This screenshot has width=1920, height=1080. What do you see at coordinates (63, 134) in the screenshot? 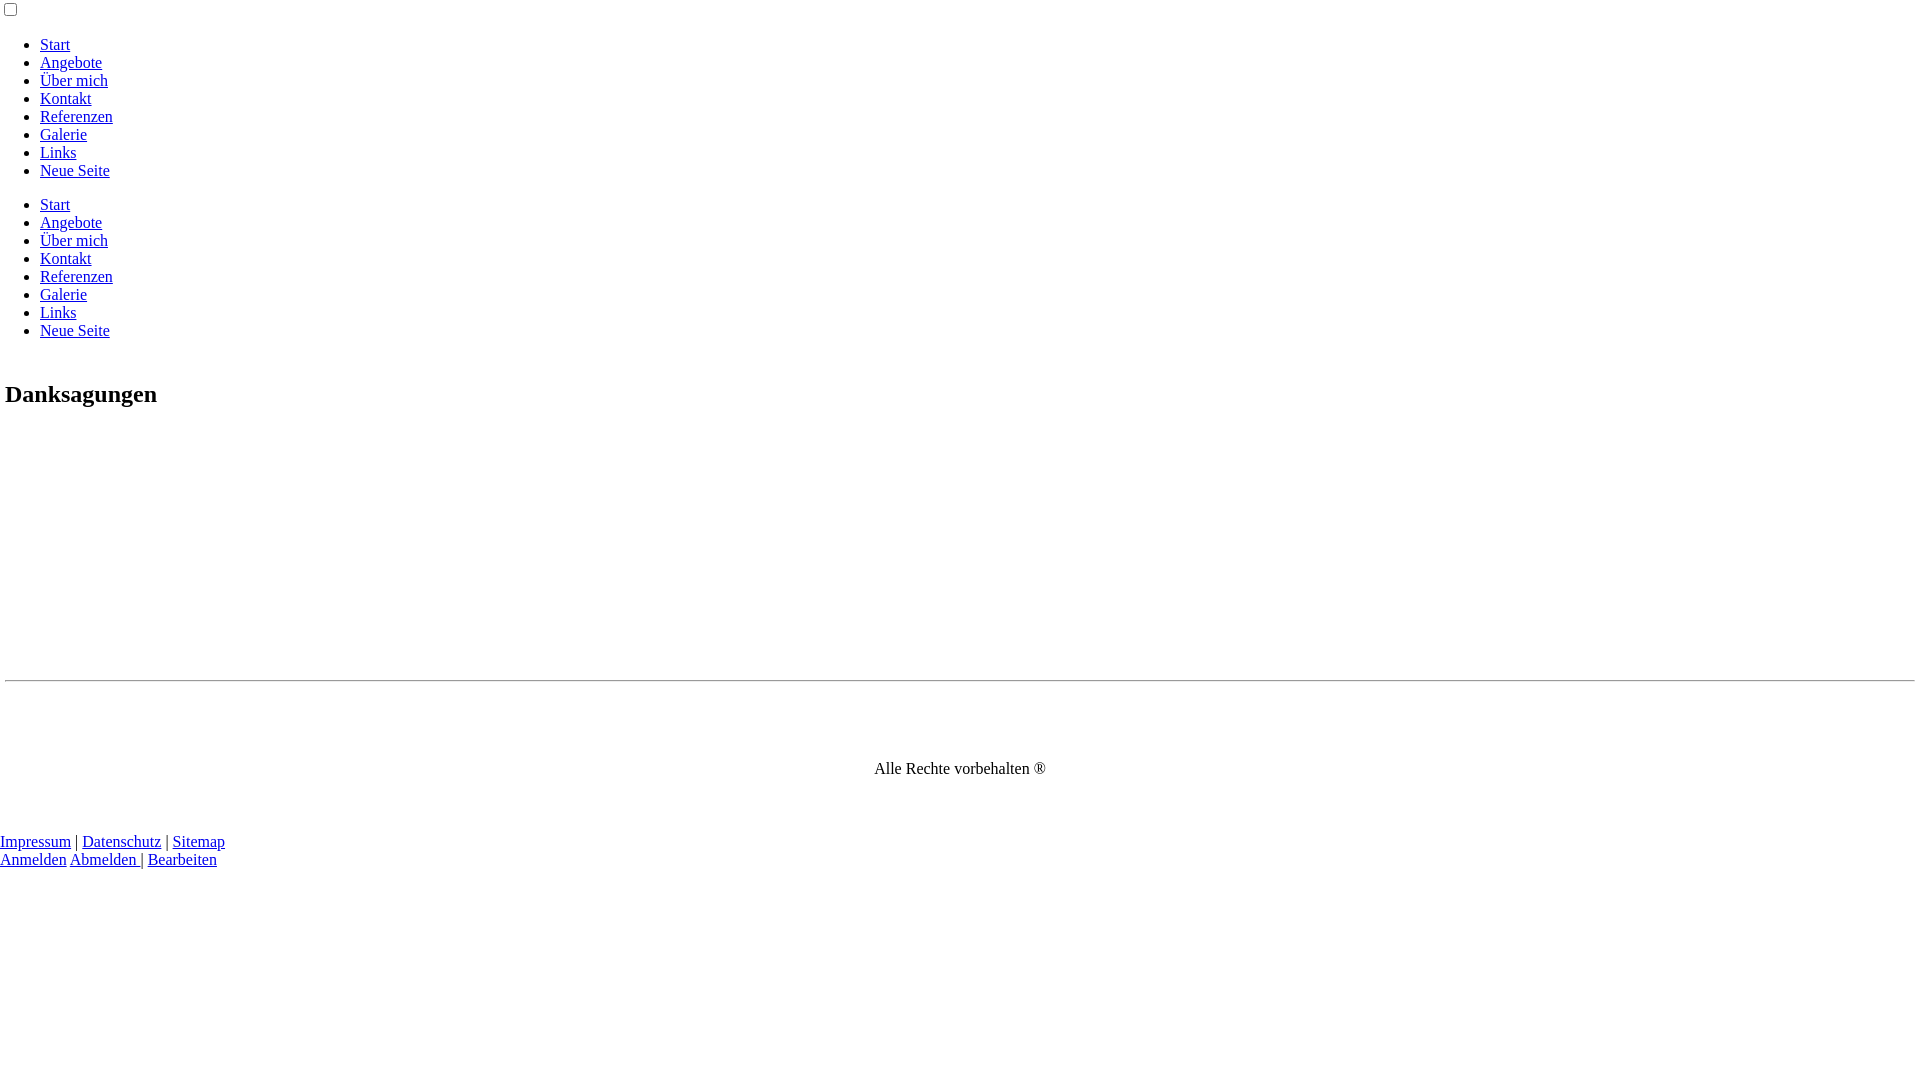
I see `'Galerie'` at bounding box center [63, 134].